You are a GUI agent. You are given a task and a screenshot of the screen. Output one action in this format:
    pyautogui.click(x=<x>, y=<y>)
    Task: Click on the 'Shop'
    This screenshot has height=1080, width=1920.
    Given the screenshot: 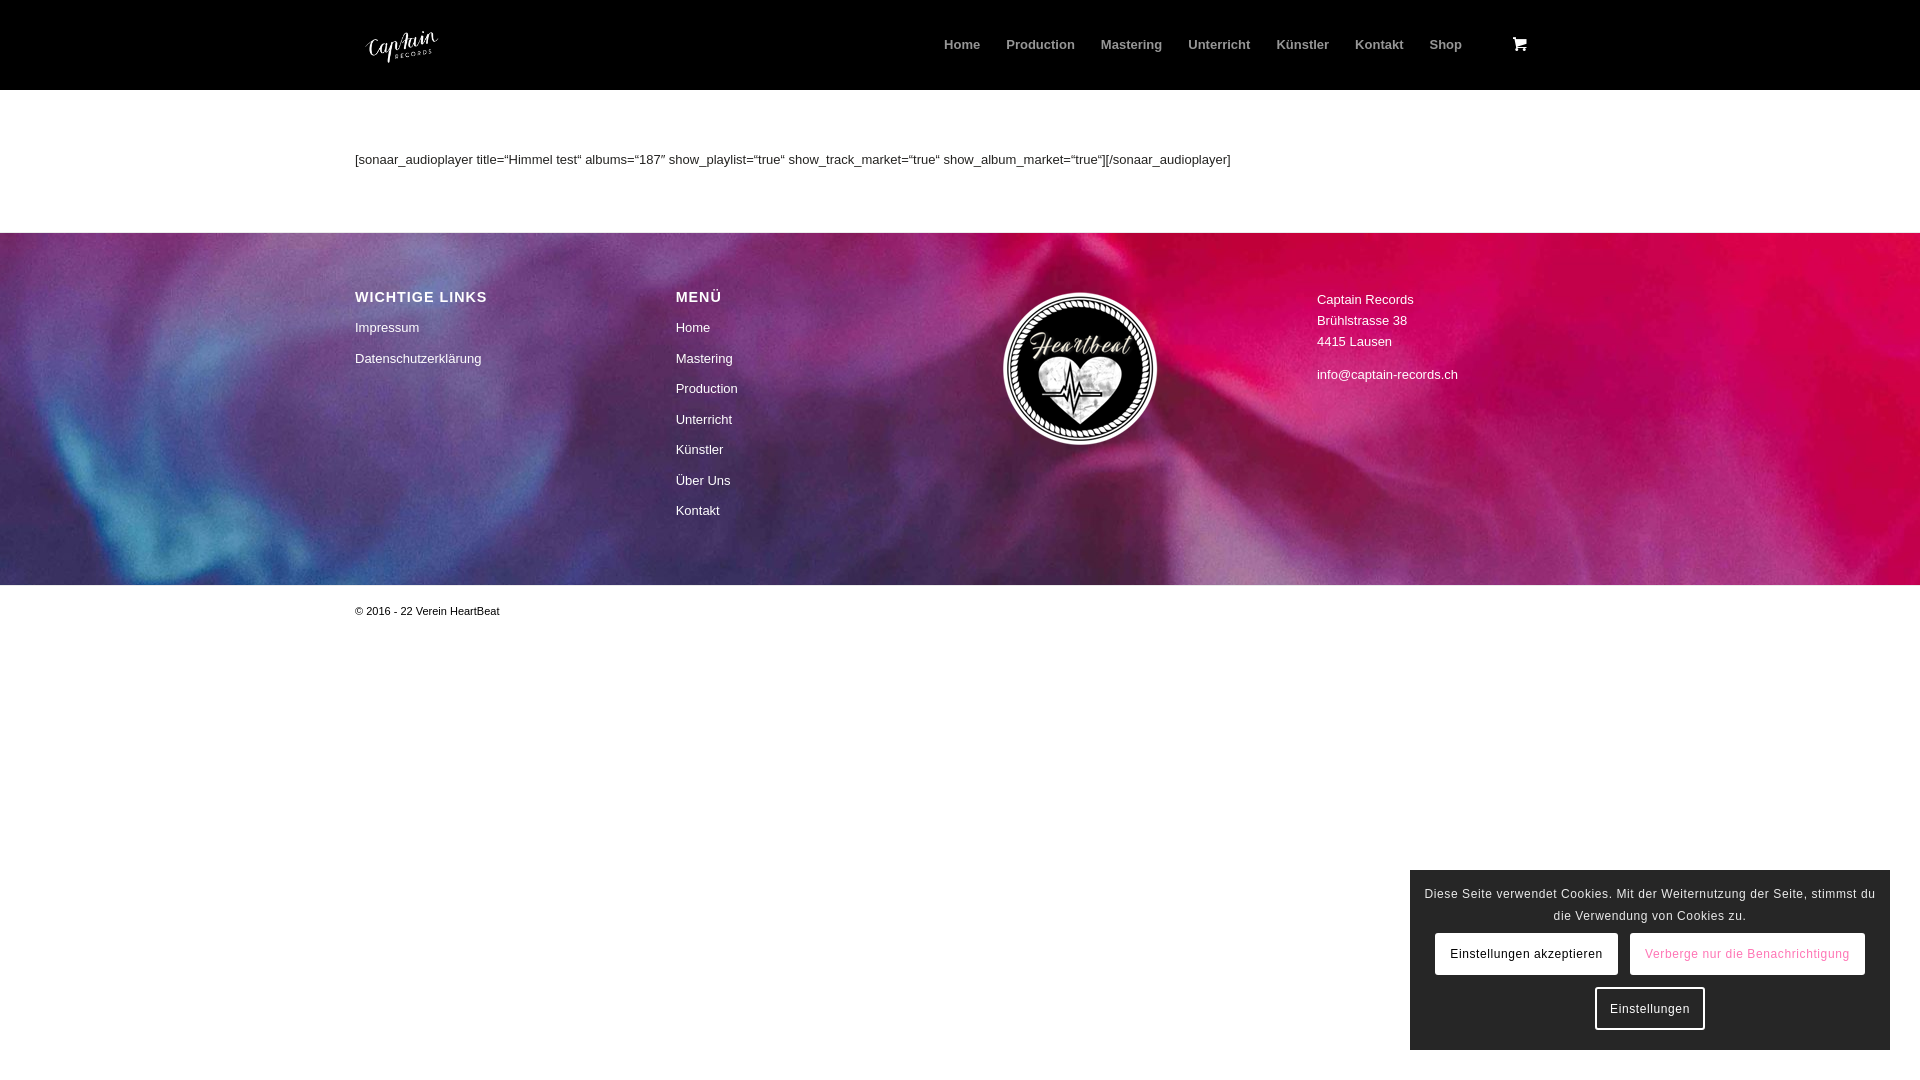 What is the action you would take?
    pyautogui.click(x=1445, y=45)
    